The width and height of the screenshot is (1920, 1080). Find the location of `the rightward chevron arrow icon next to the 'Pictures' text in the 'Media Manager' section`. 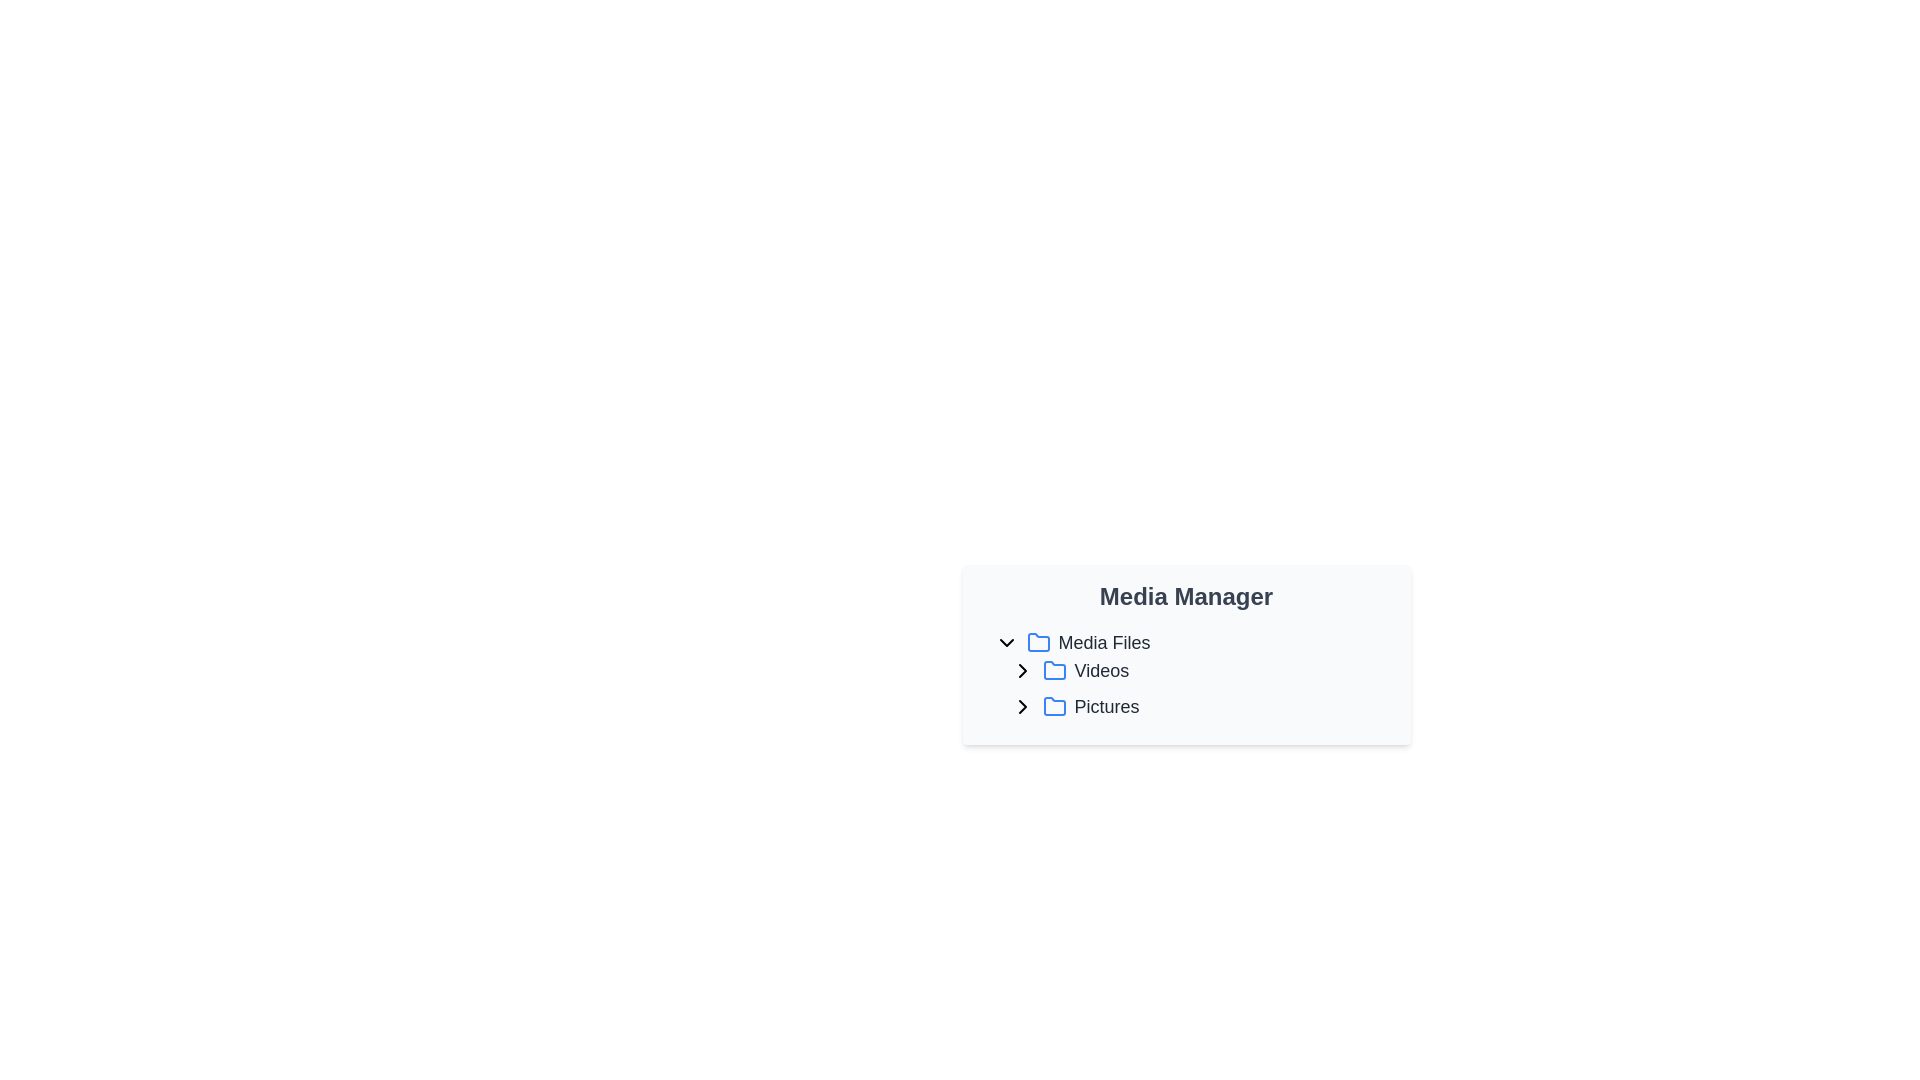

the rightward chevron arrow icon next to the 'Pictures' text in the 'Media Manager' section is located at coordinates (1022, 705).